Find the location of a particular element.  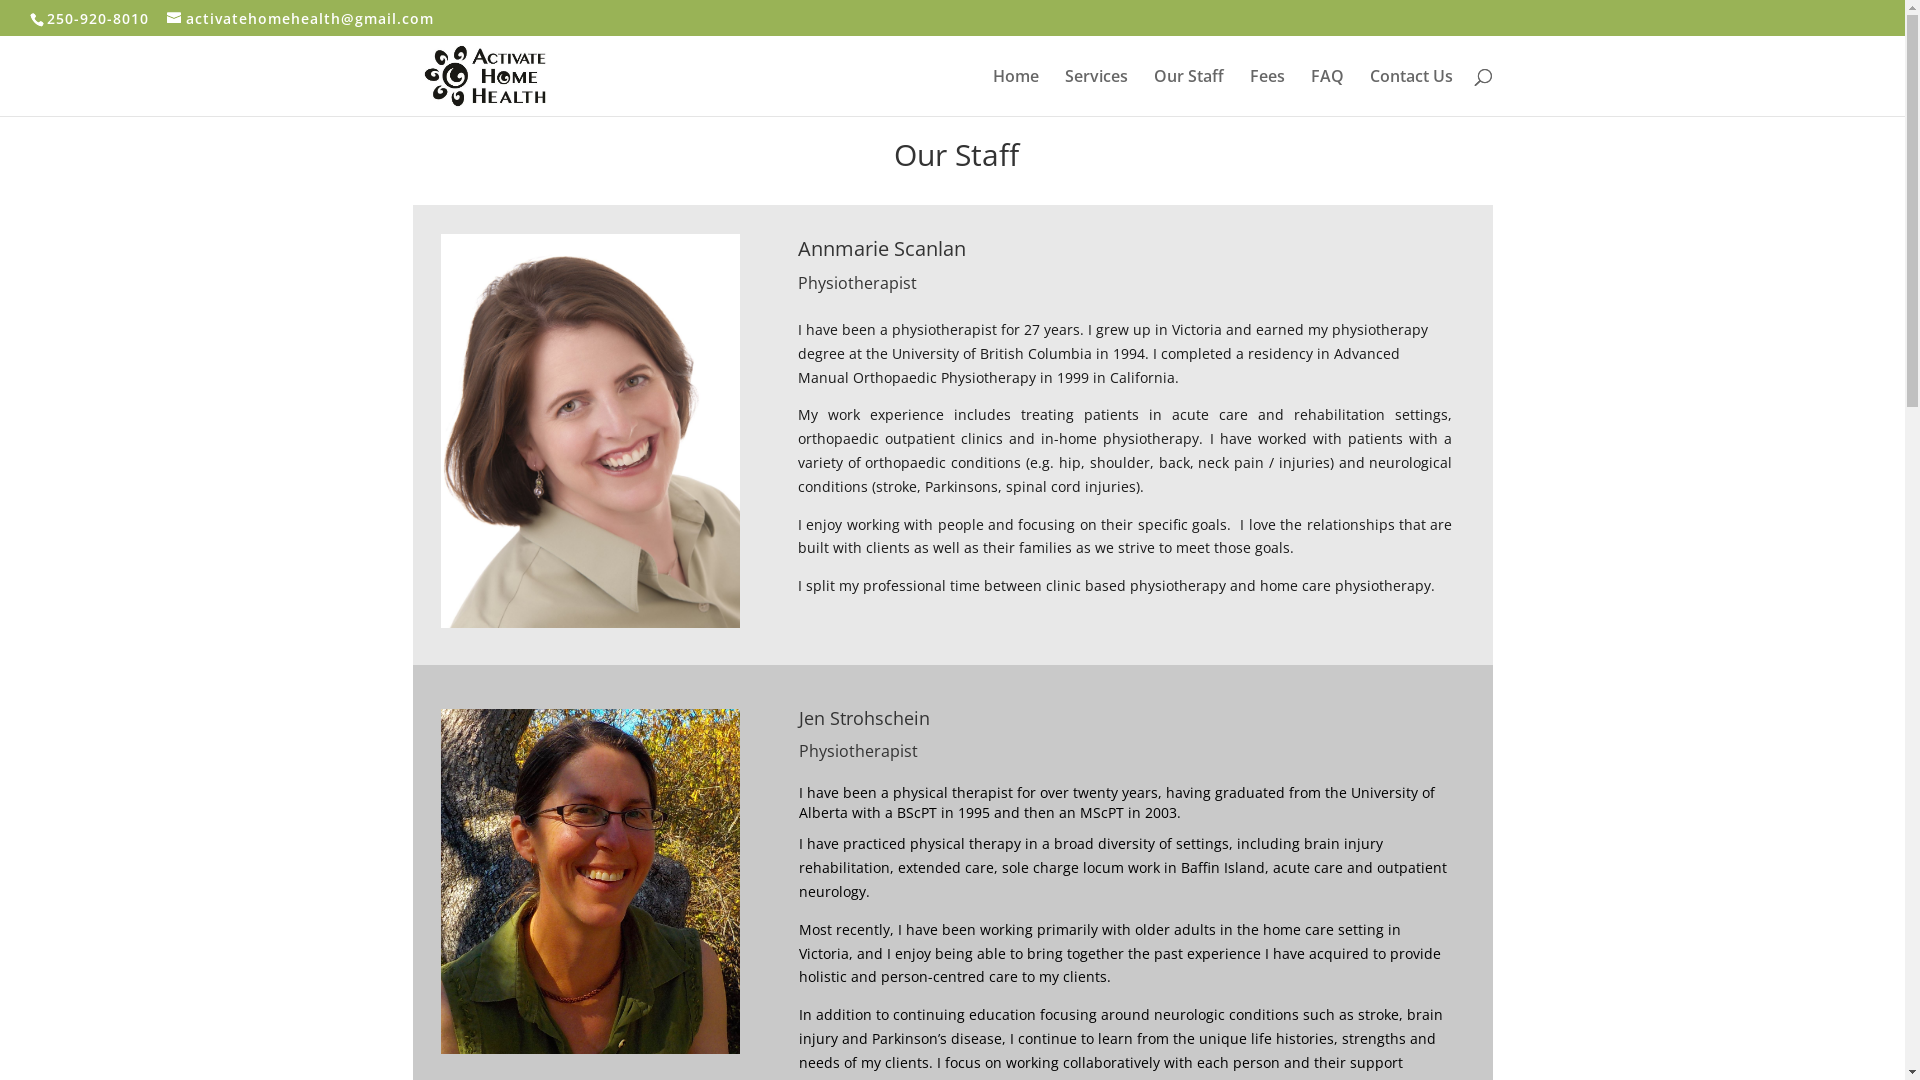

'FAQ' is located at coordinates (1310, 92).